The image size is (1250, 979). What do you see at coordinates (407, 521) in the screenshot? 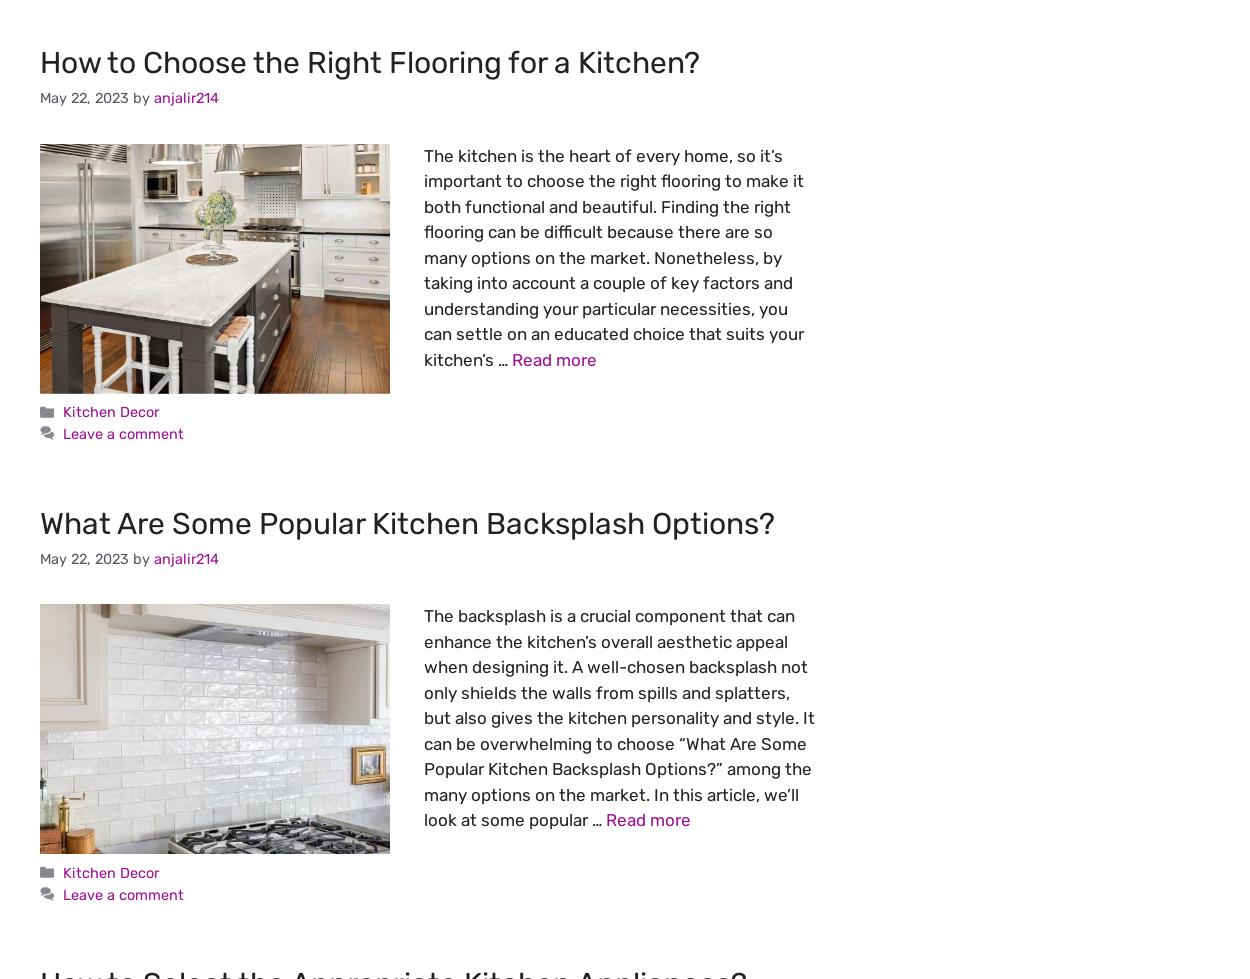
I see `'What Are Some Popular Kitchen Backsplash Options?'` at bounding box center [407, 521].